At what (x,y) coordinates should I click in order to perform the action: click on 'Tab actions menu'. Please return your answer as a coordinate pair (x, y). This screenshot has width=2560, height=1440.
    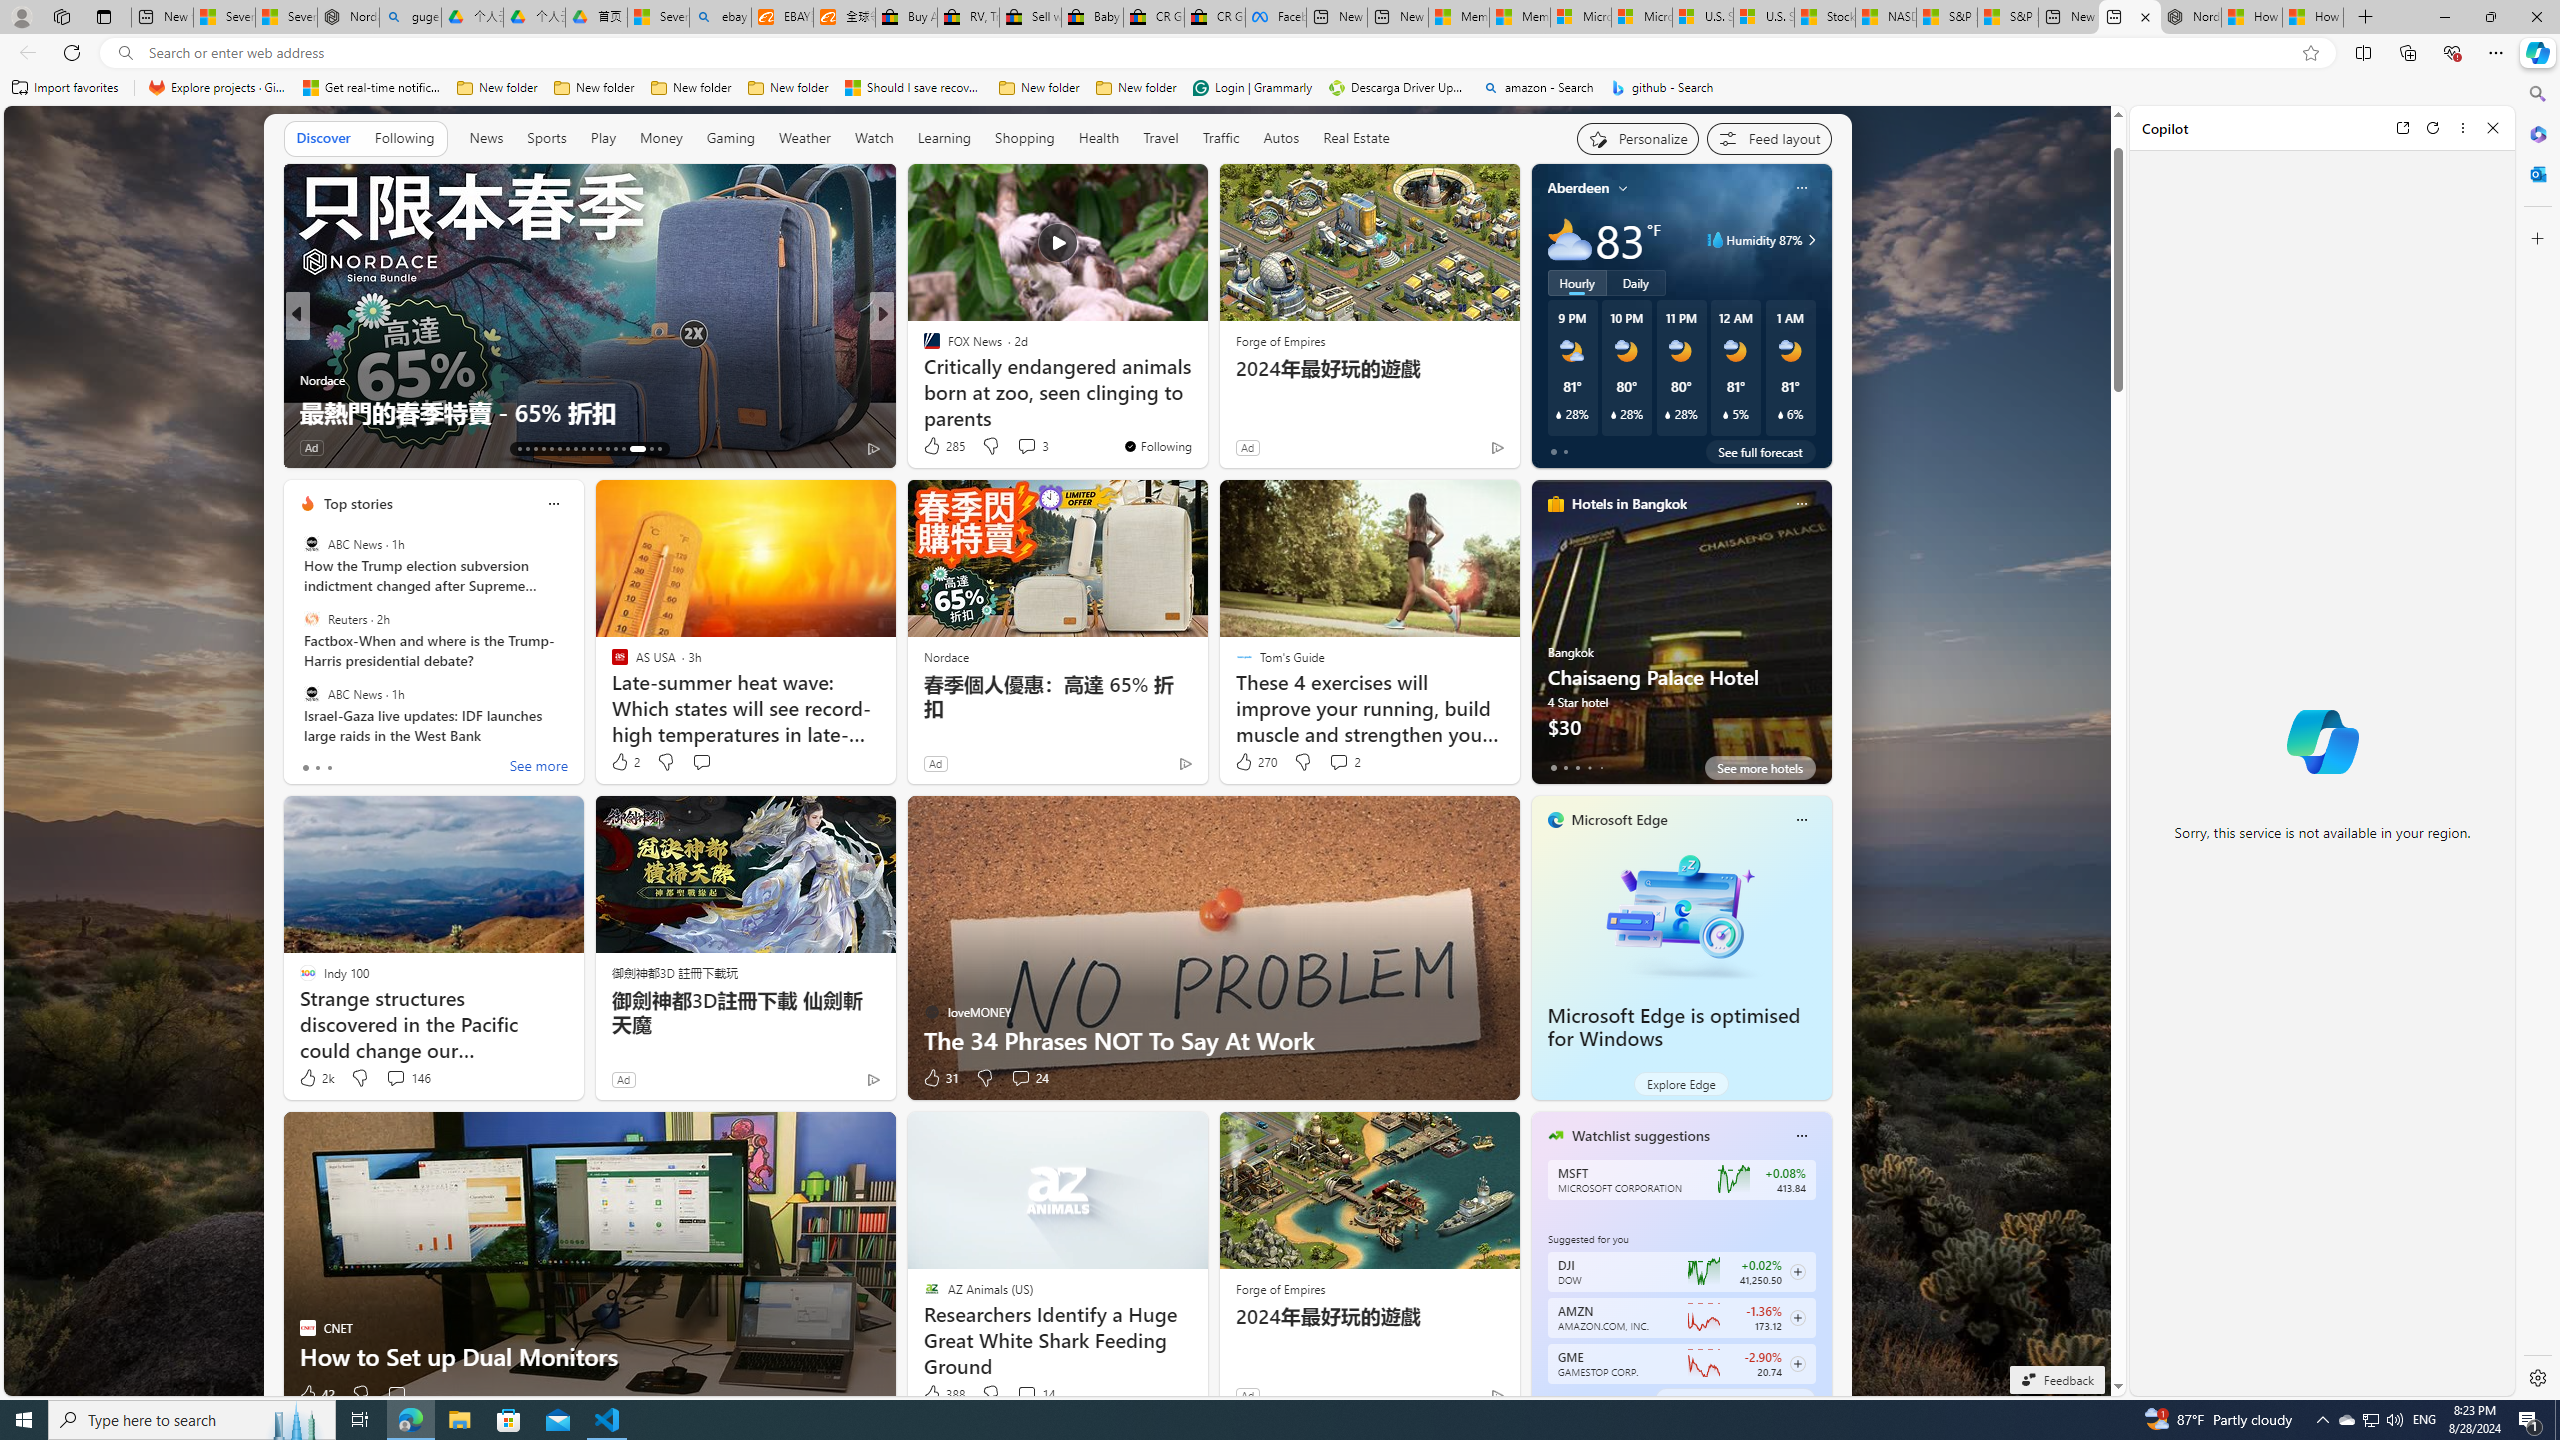
    Looking at the image, I should click on (102, 16).